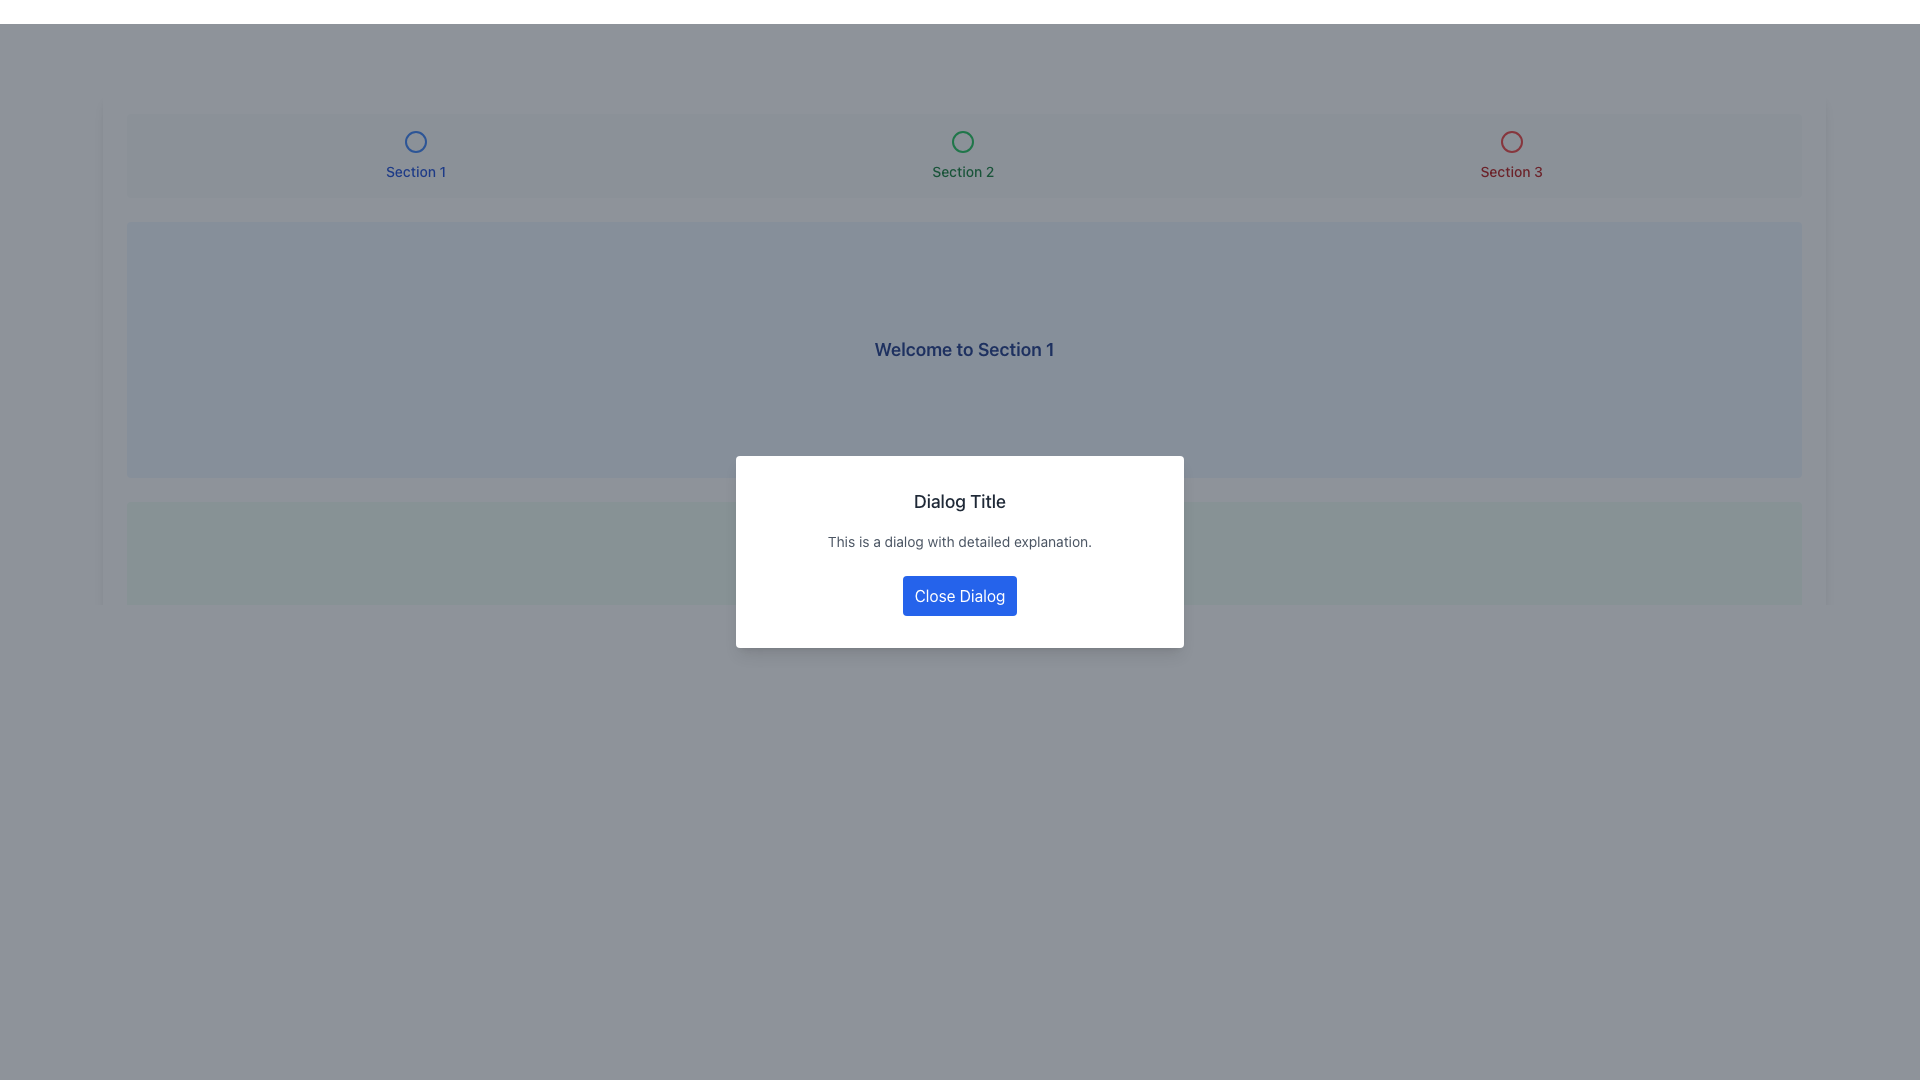 This screenshot has width=1920, height=1080. What do you see at coordinates (1511, 171) in the screenshot?
I see `the Text label that serves as a header for the clickable section labeled 'Section 3', which is located below a circular icon in the upper-right part of the interface` at bounding box center [1511, 171].